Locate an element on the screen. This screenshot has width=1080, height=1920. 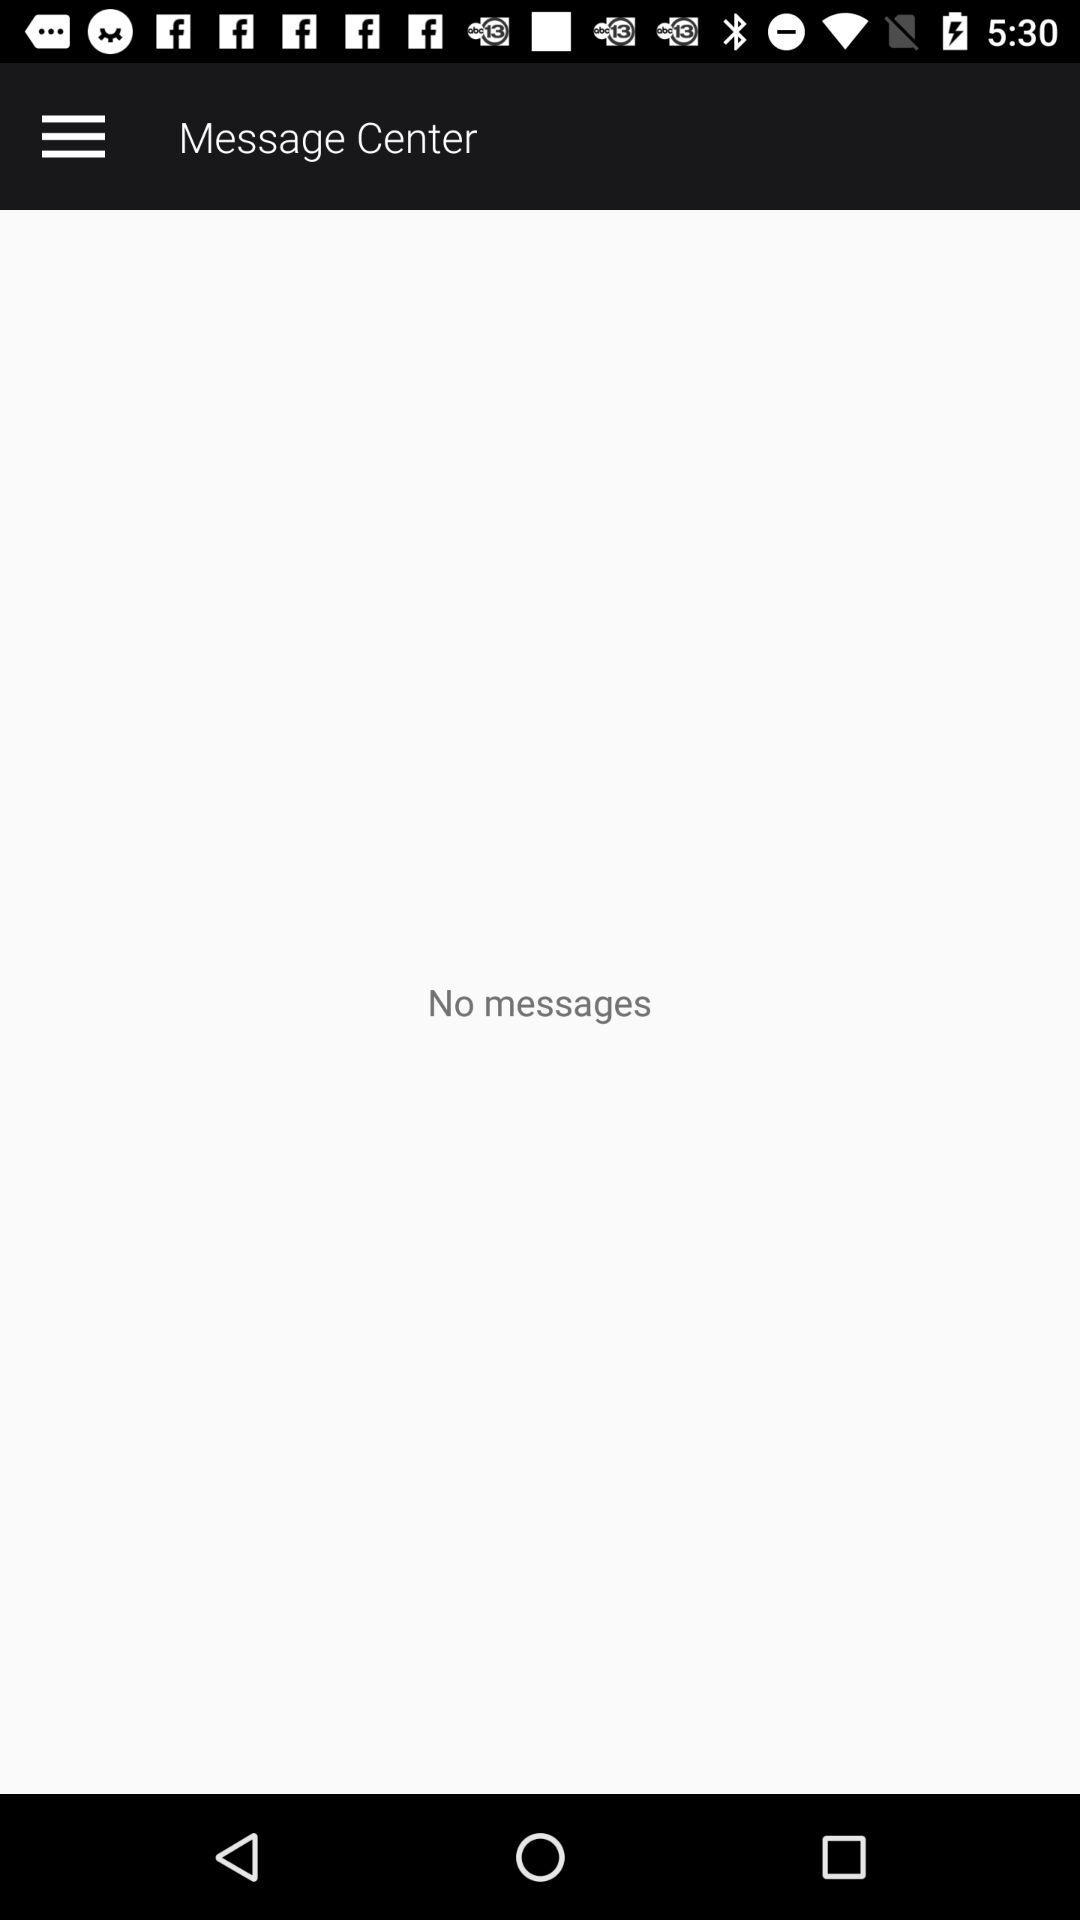
settings is located at coordinates (72, 135).